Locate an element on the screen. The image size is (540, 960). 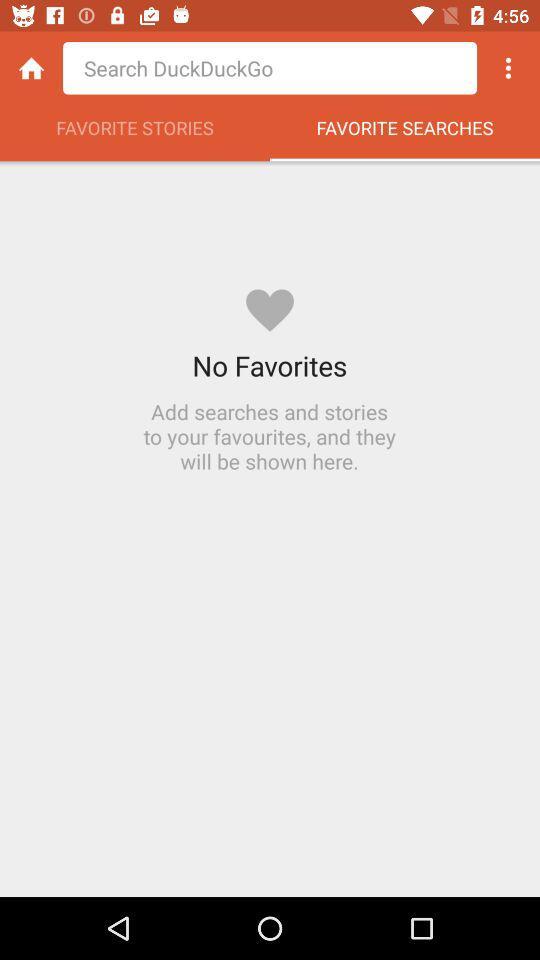
item to the left of the favorite searches app is located at coordinates (135, 132).